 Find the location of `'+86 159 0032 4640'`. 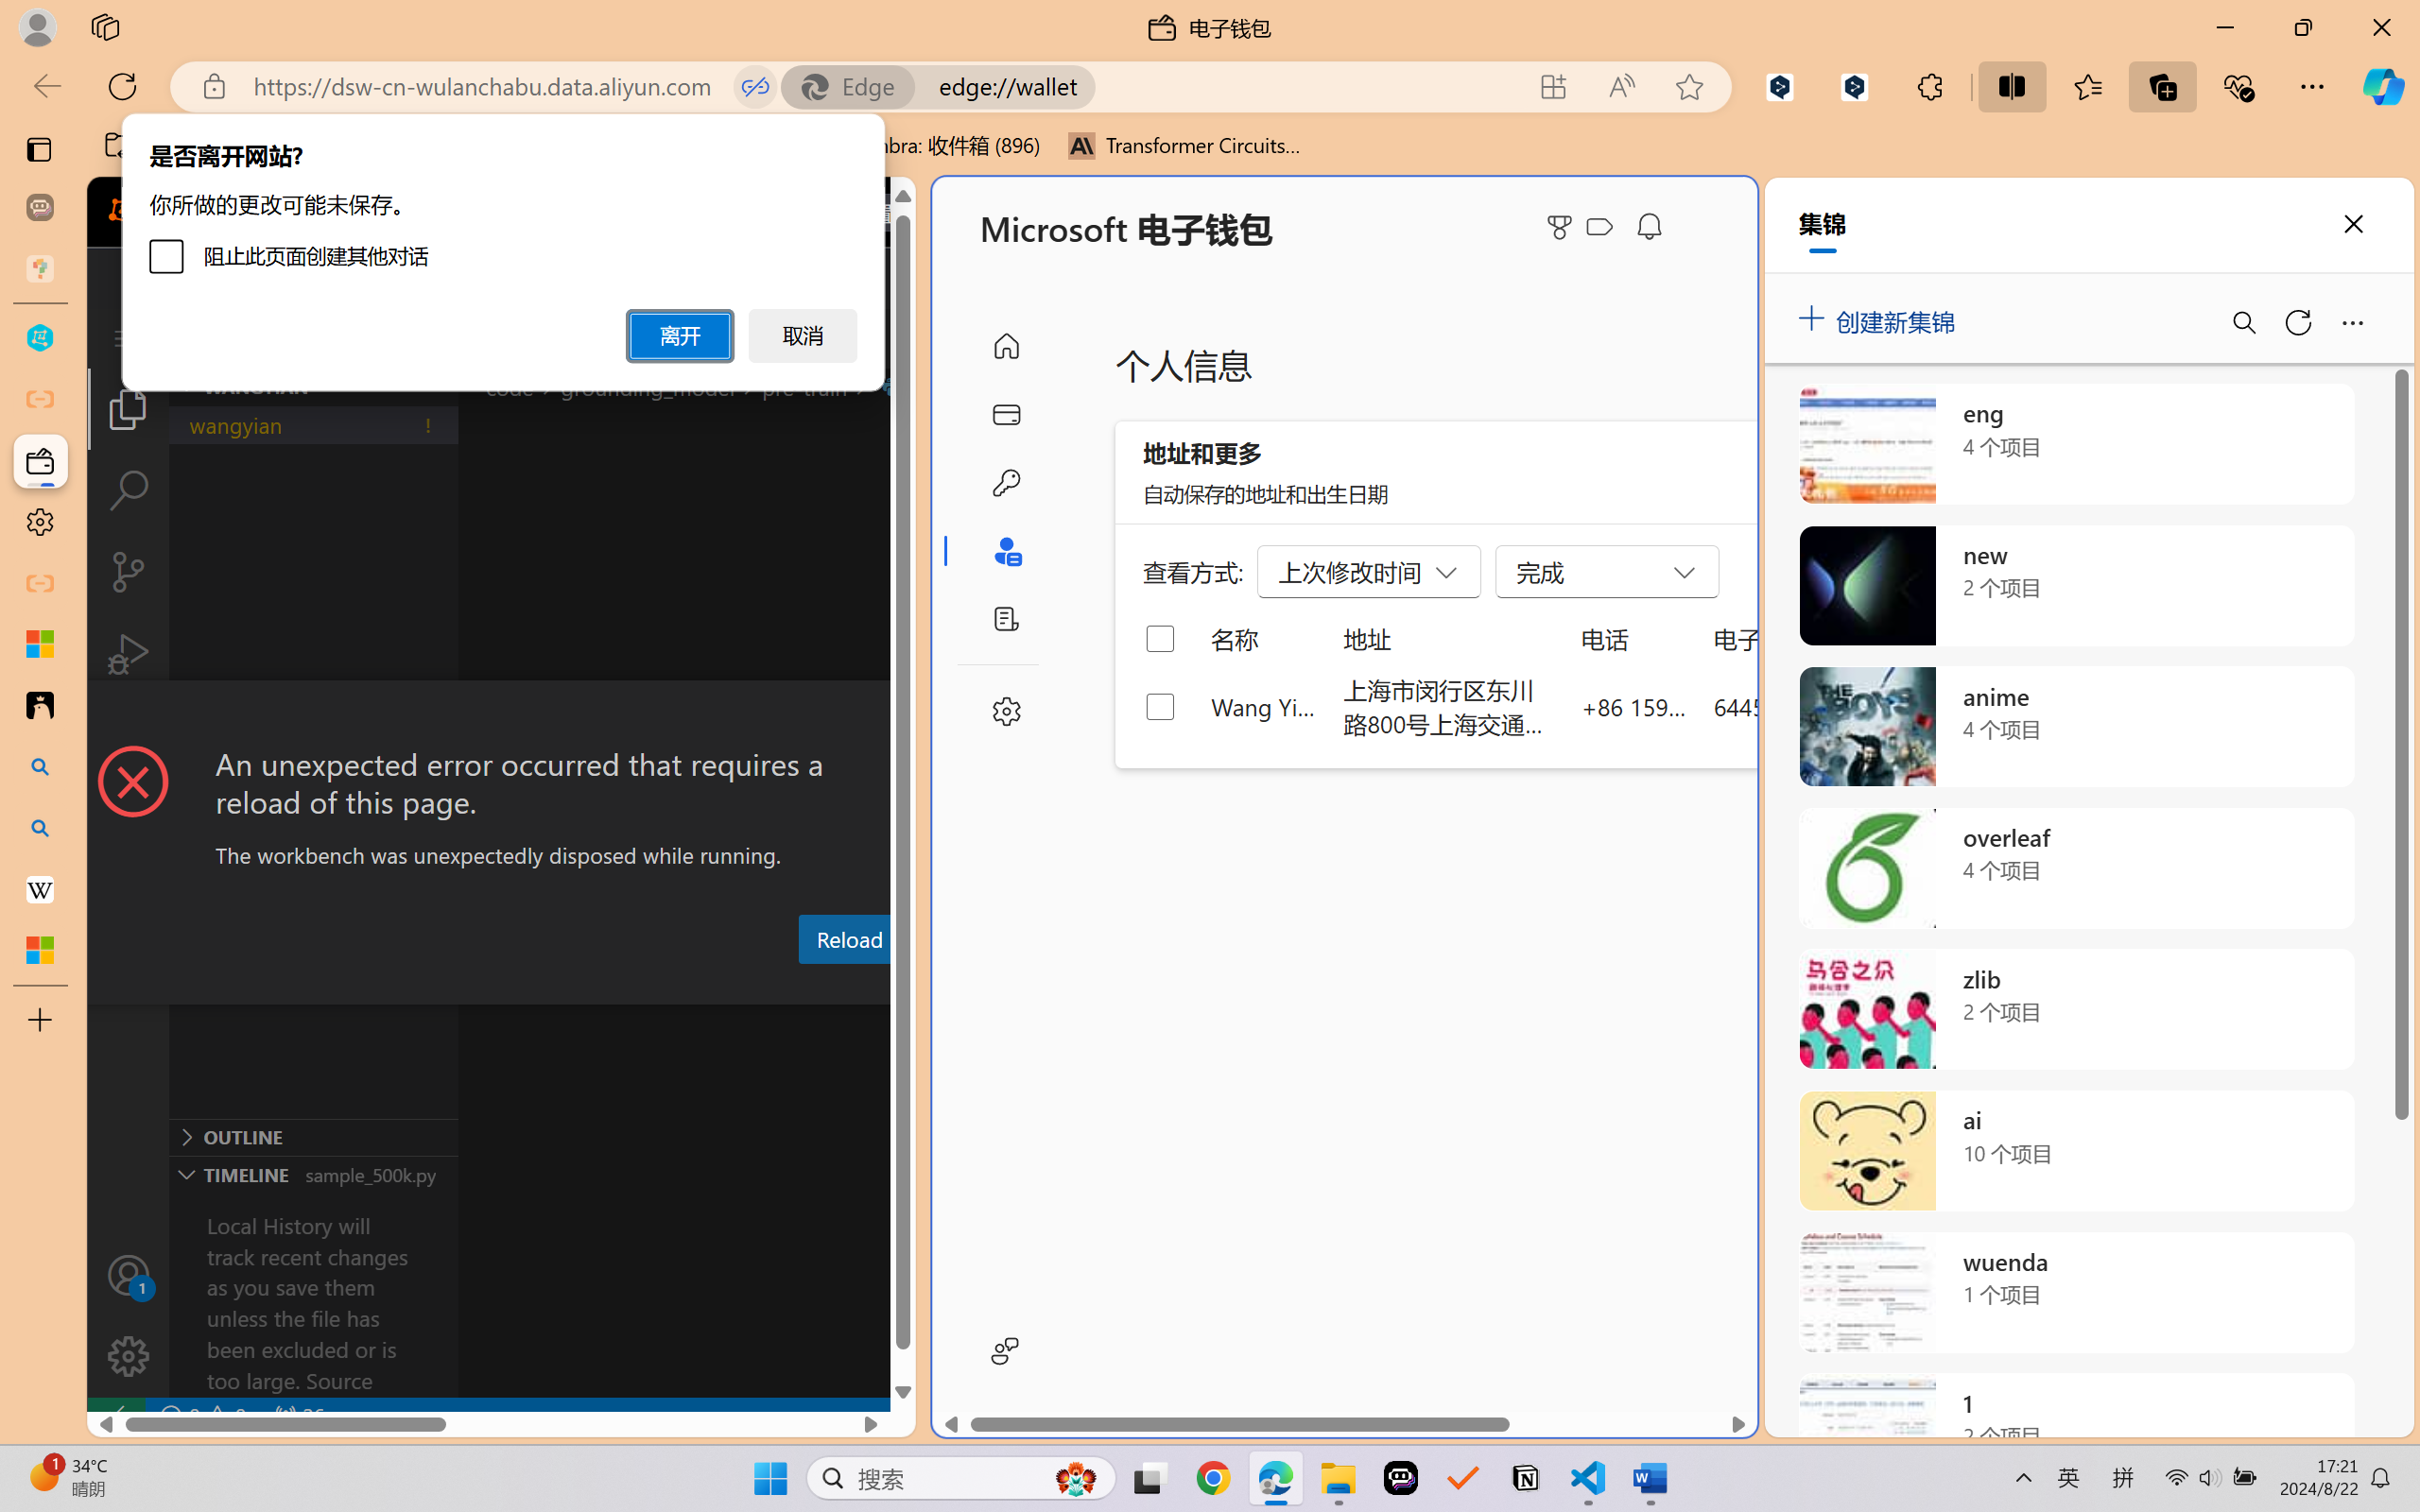

'+86 159 0032 4640' is located at coordinates (1634, 705).